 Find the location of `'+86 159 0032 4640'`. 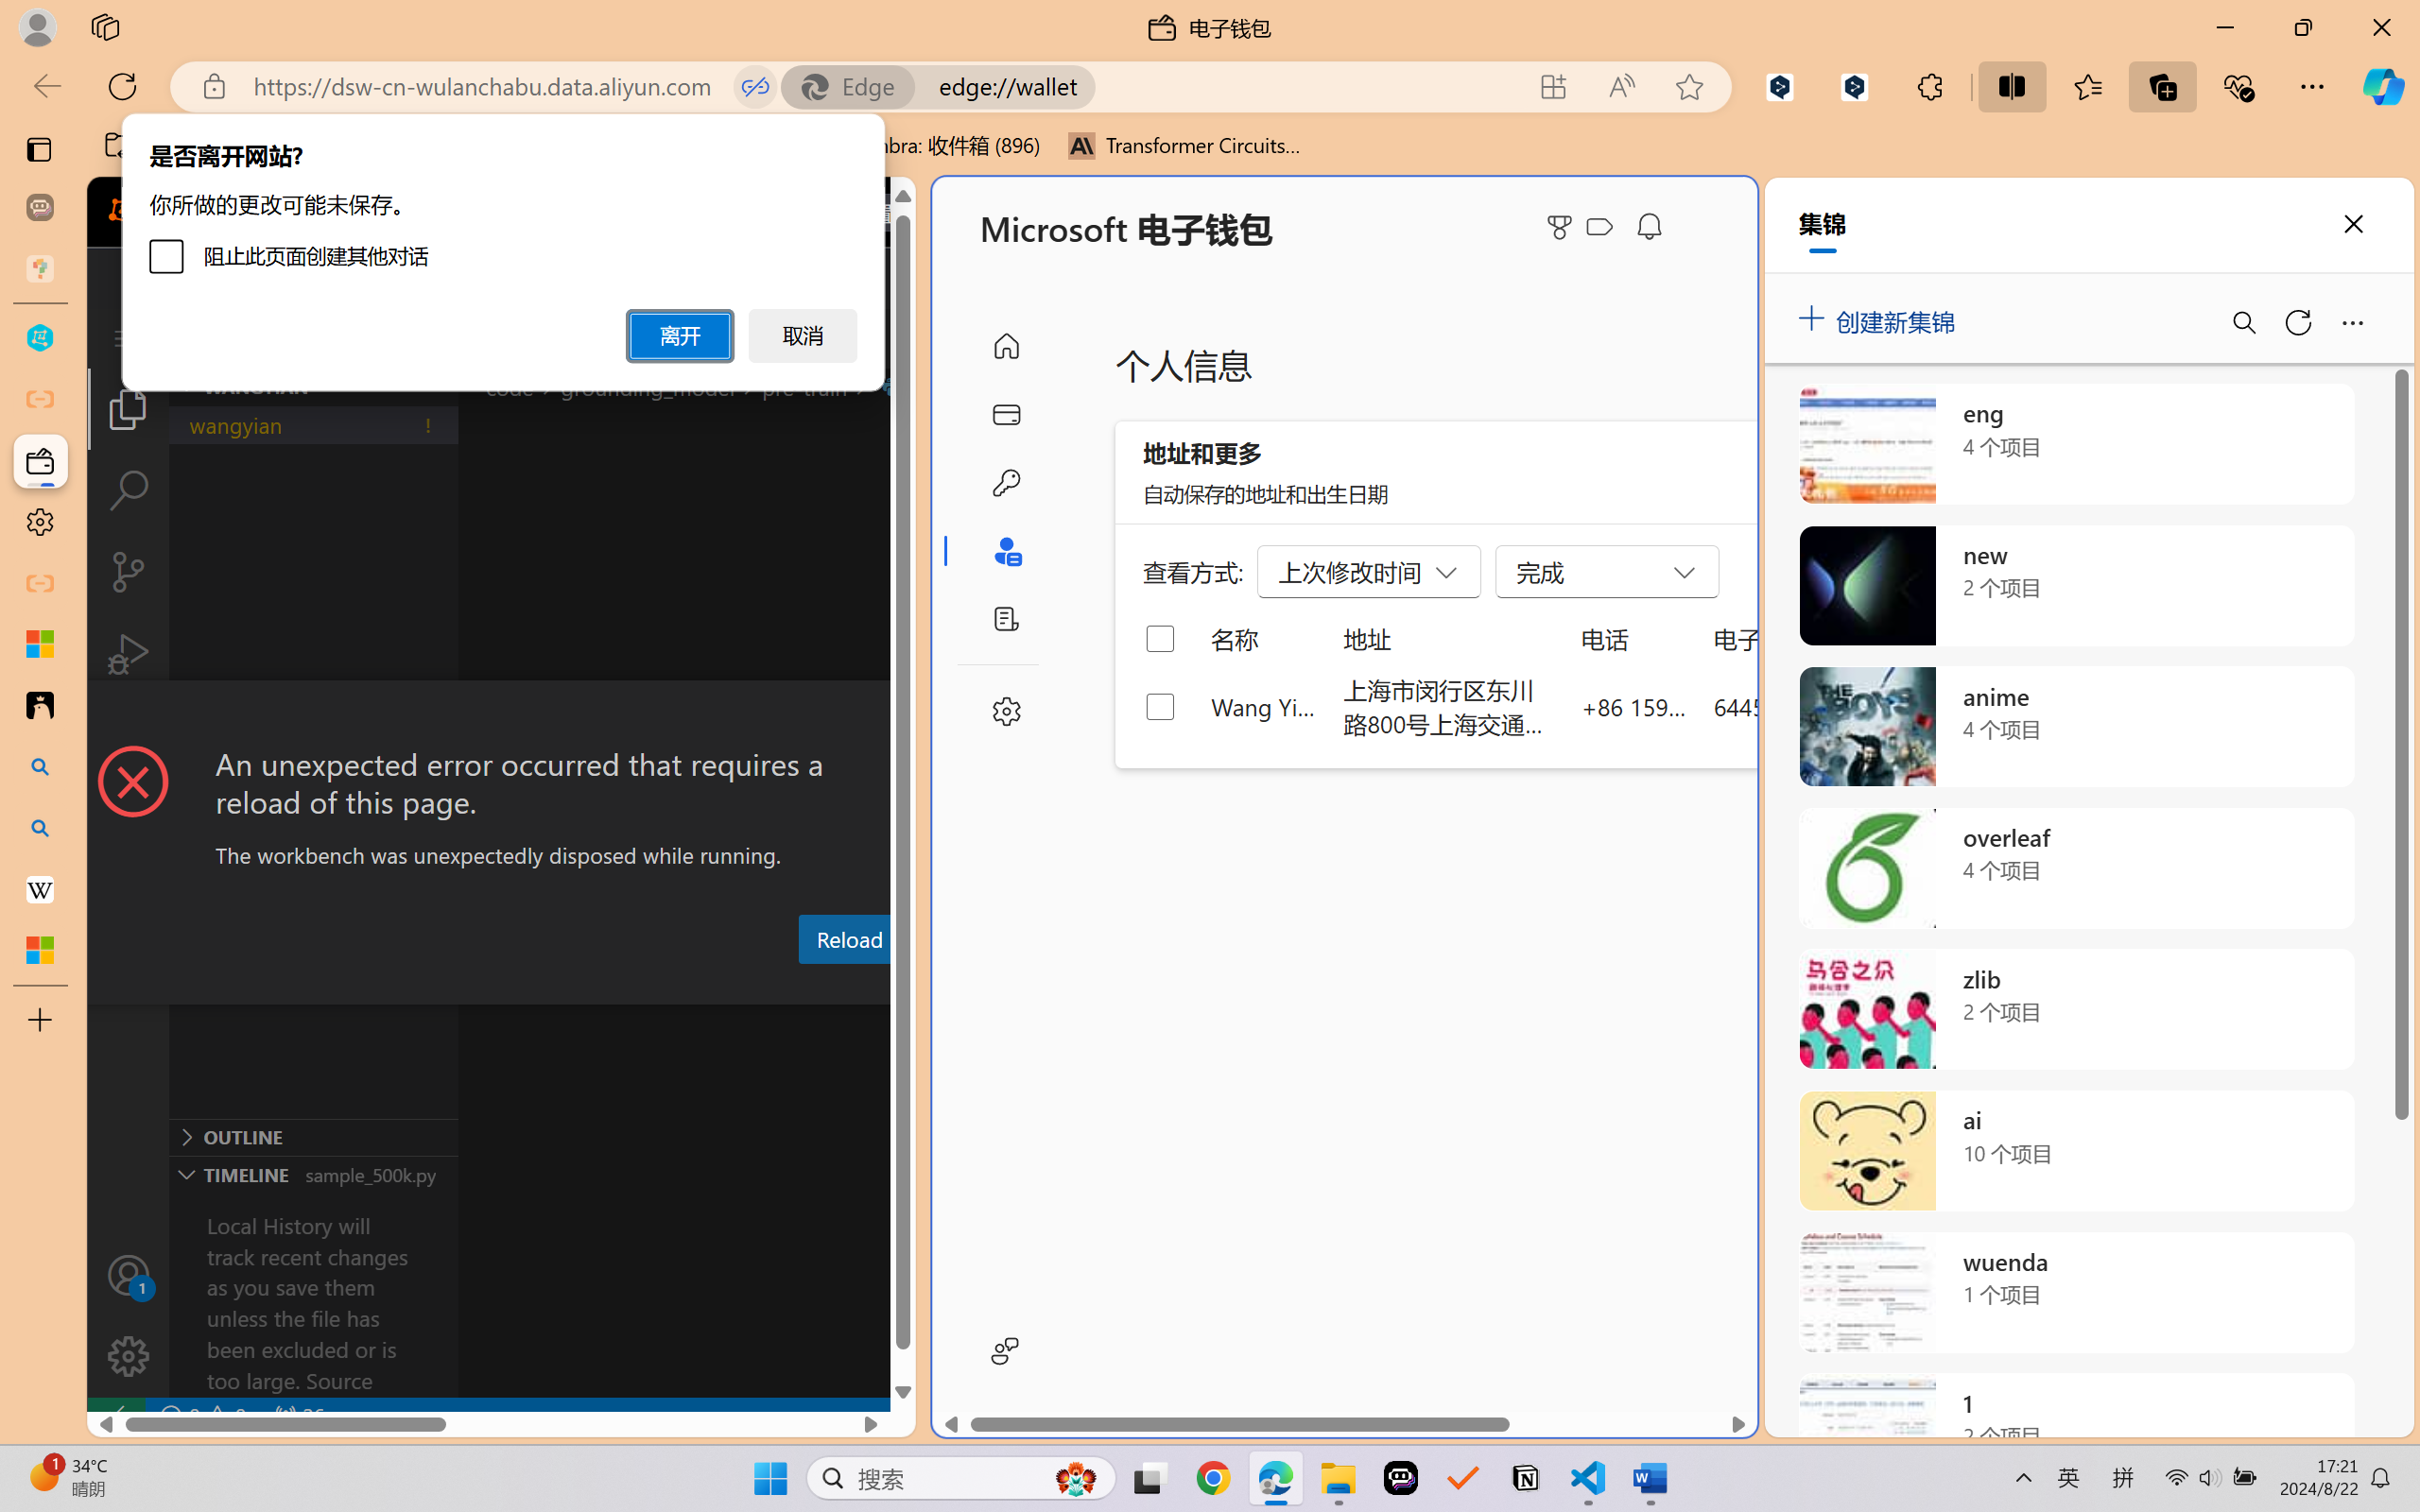

'+86 159 0032 4640' is located at coordinates (1634, 705).